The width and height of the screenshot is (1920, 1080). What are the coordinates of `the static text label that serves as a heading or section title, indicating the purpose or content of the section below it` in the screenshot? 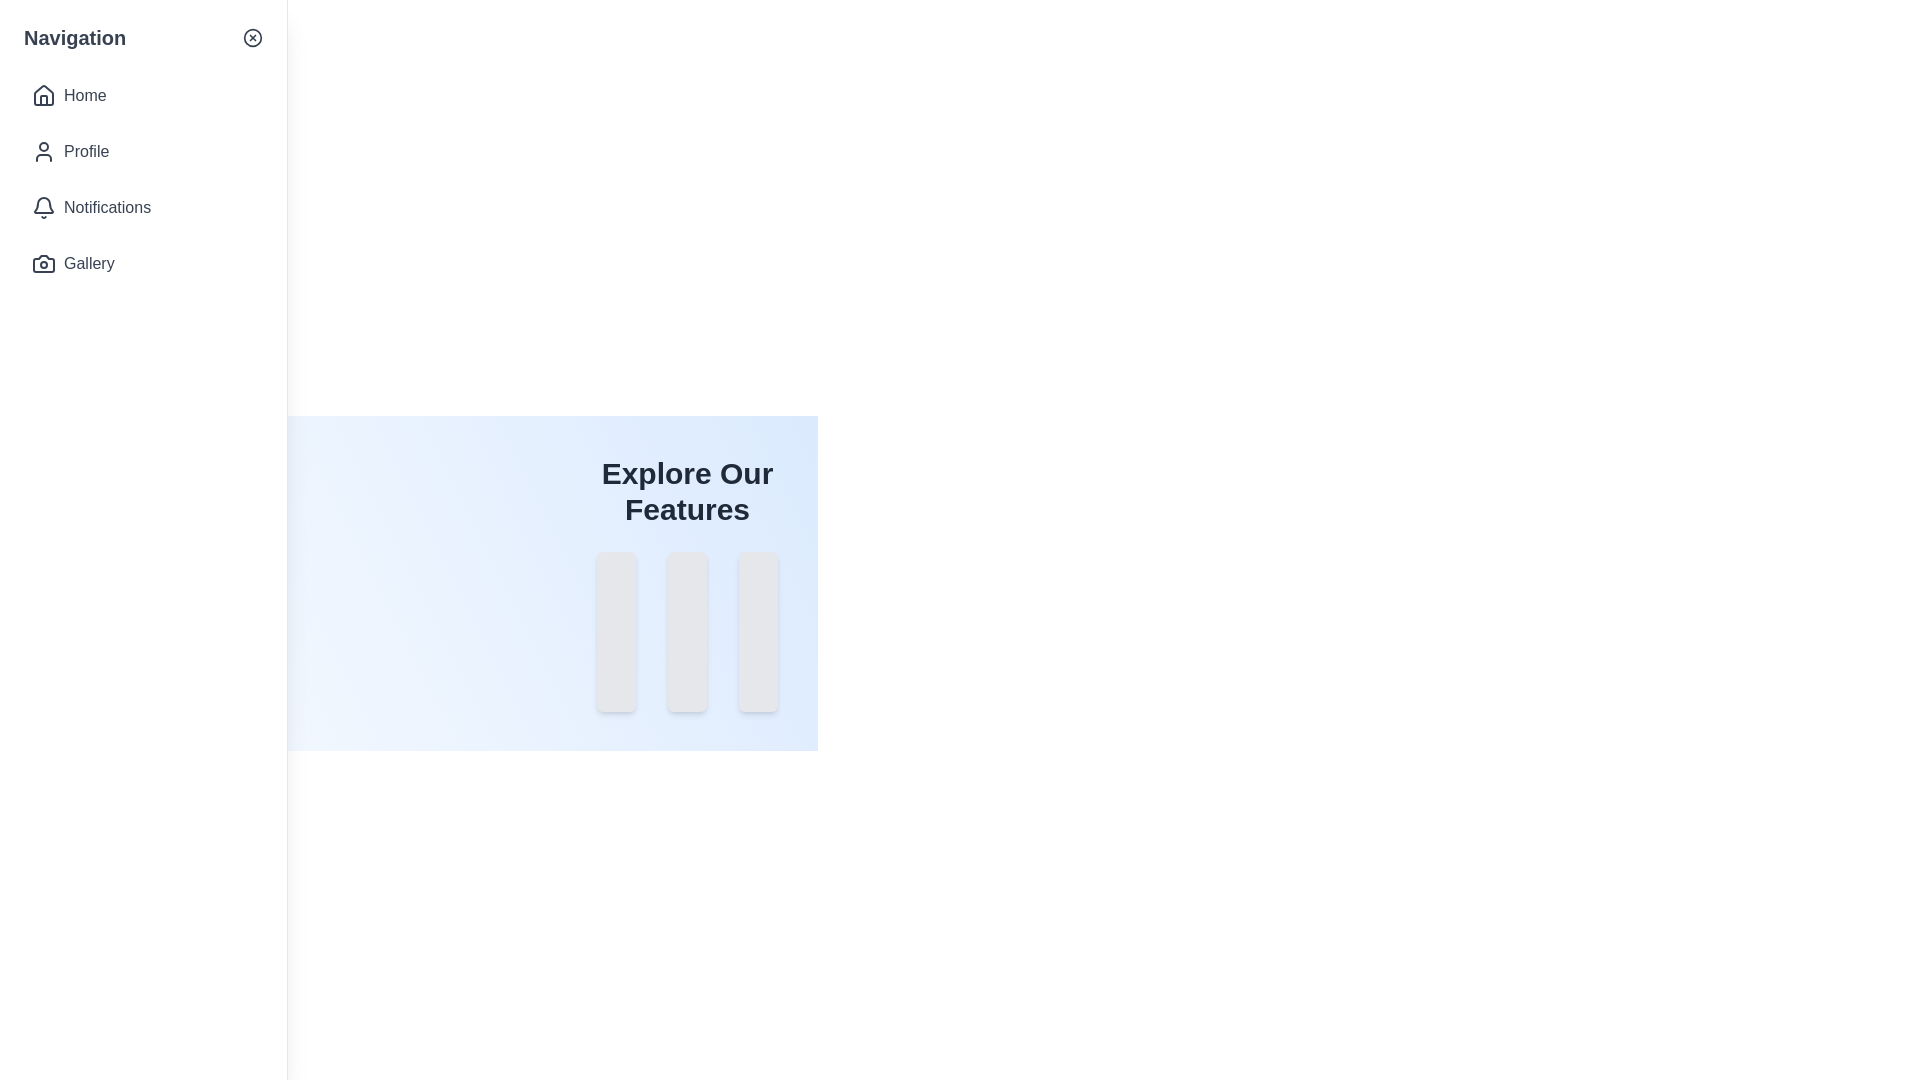 It's located at (687, 492).